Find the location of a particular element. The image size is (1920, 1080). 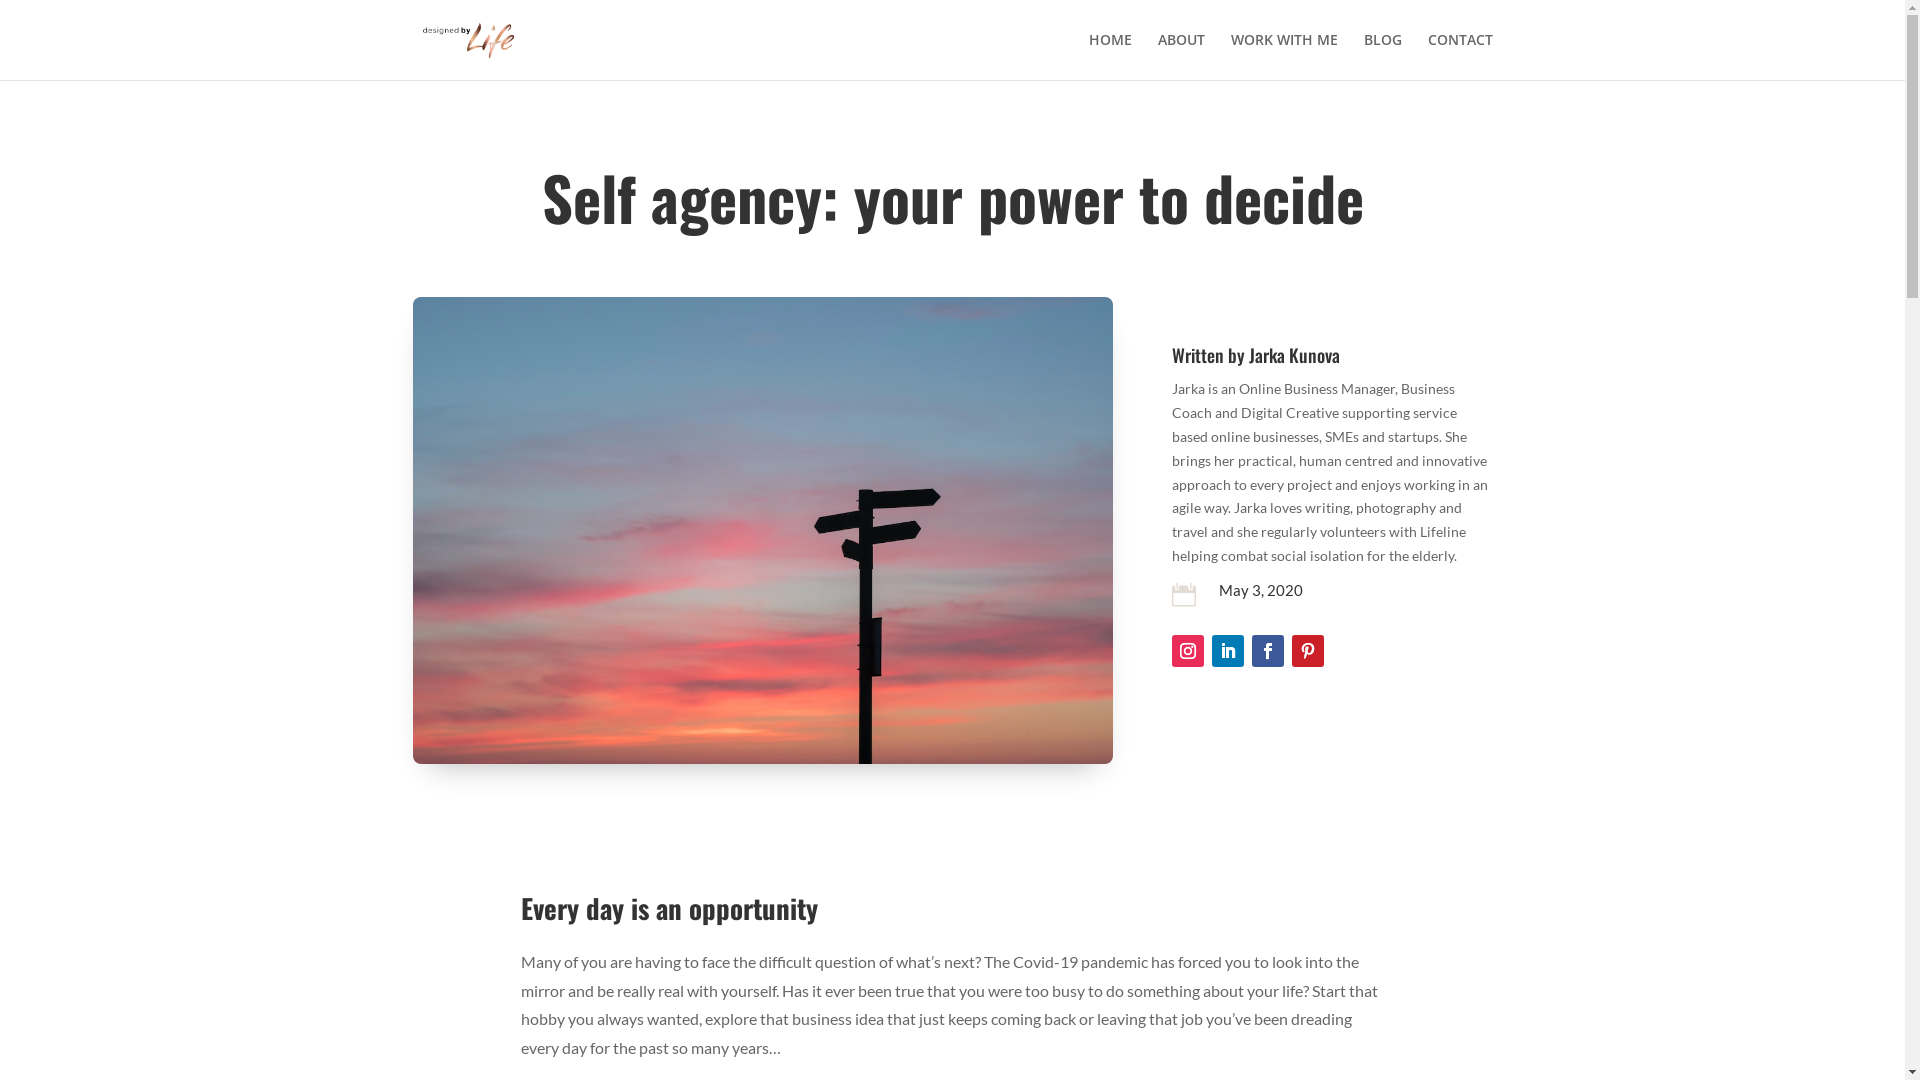

'Follow on LinkedIn' is located at coordinates (1227, 651).